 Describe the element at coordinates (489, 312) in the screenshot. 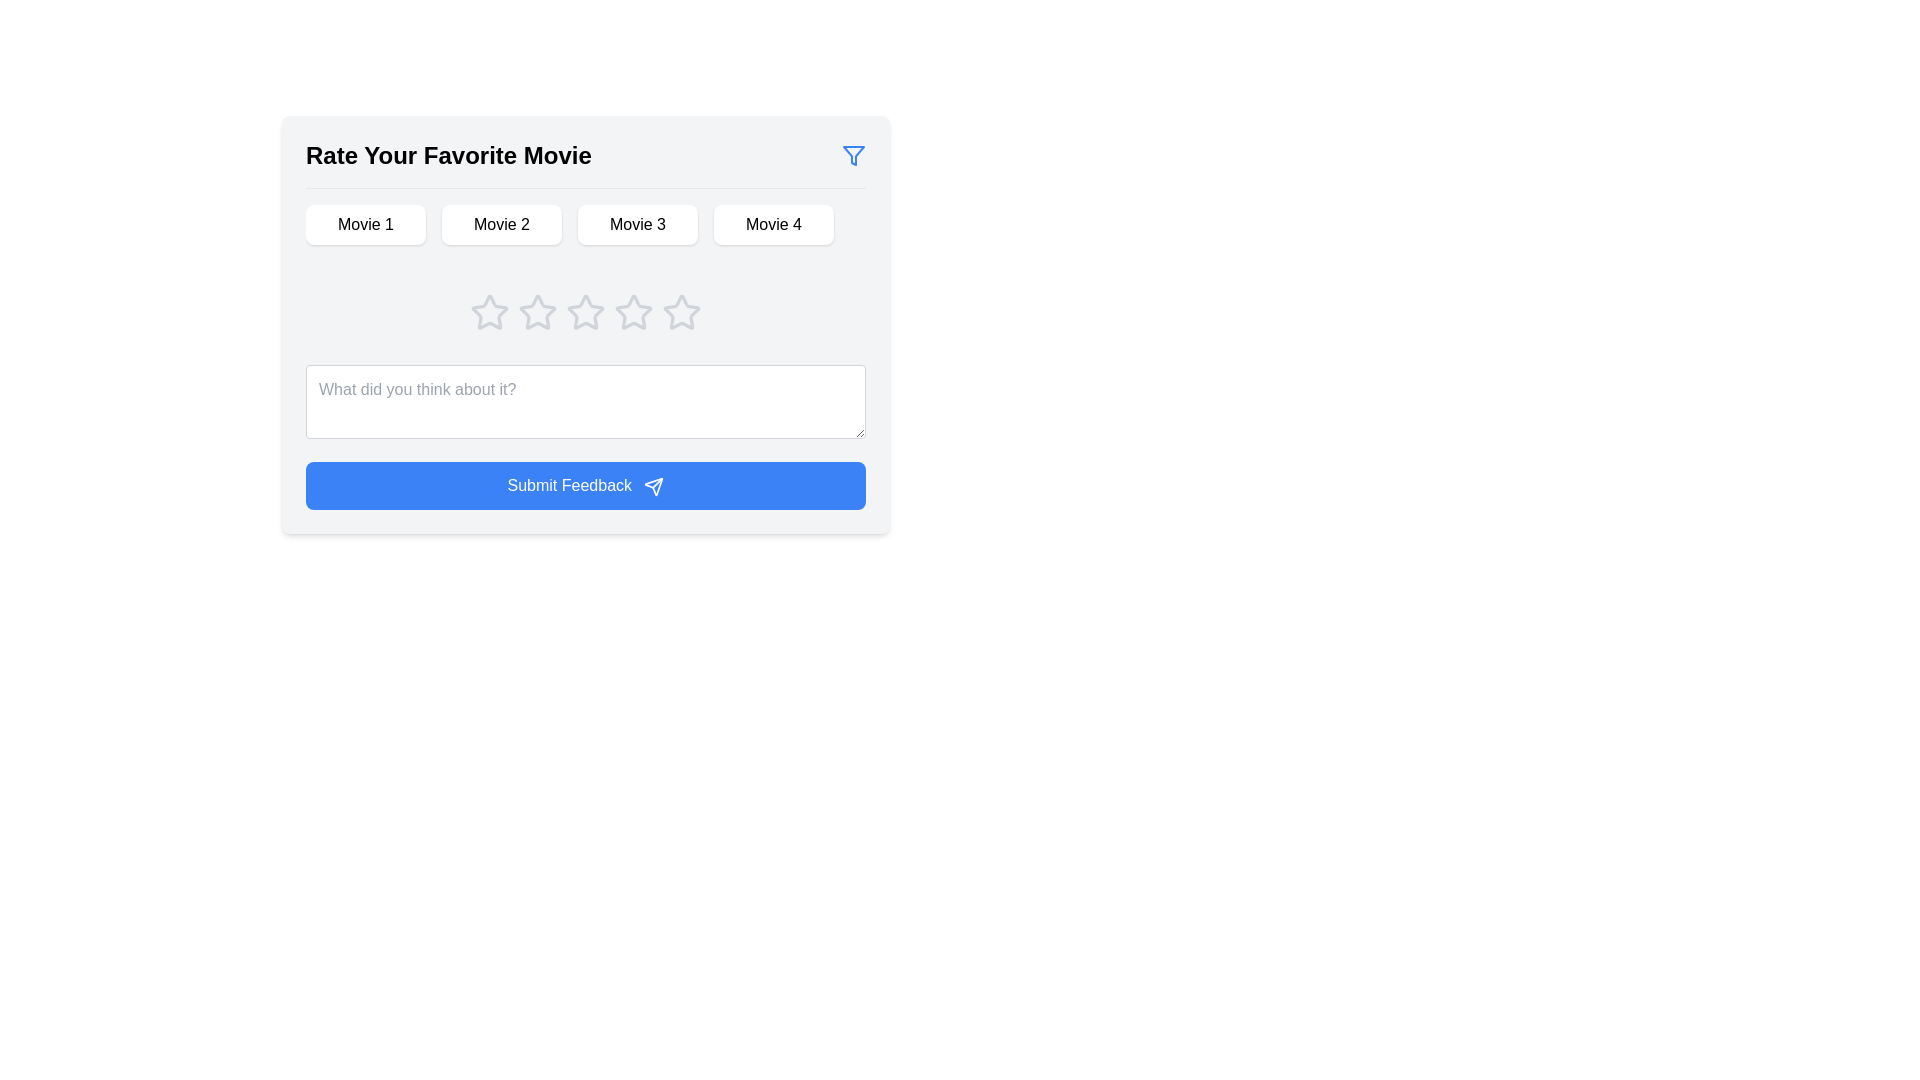

I see `the first star icon in the movie rating section` at that location.